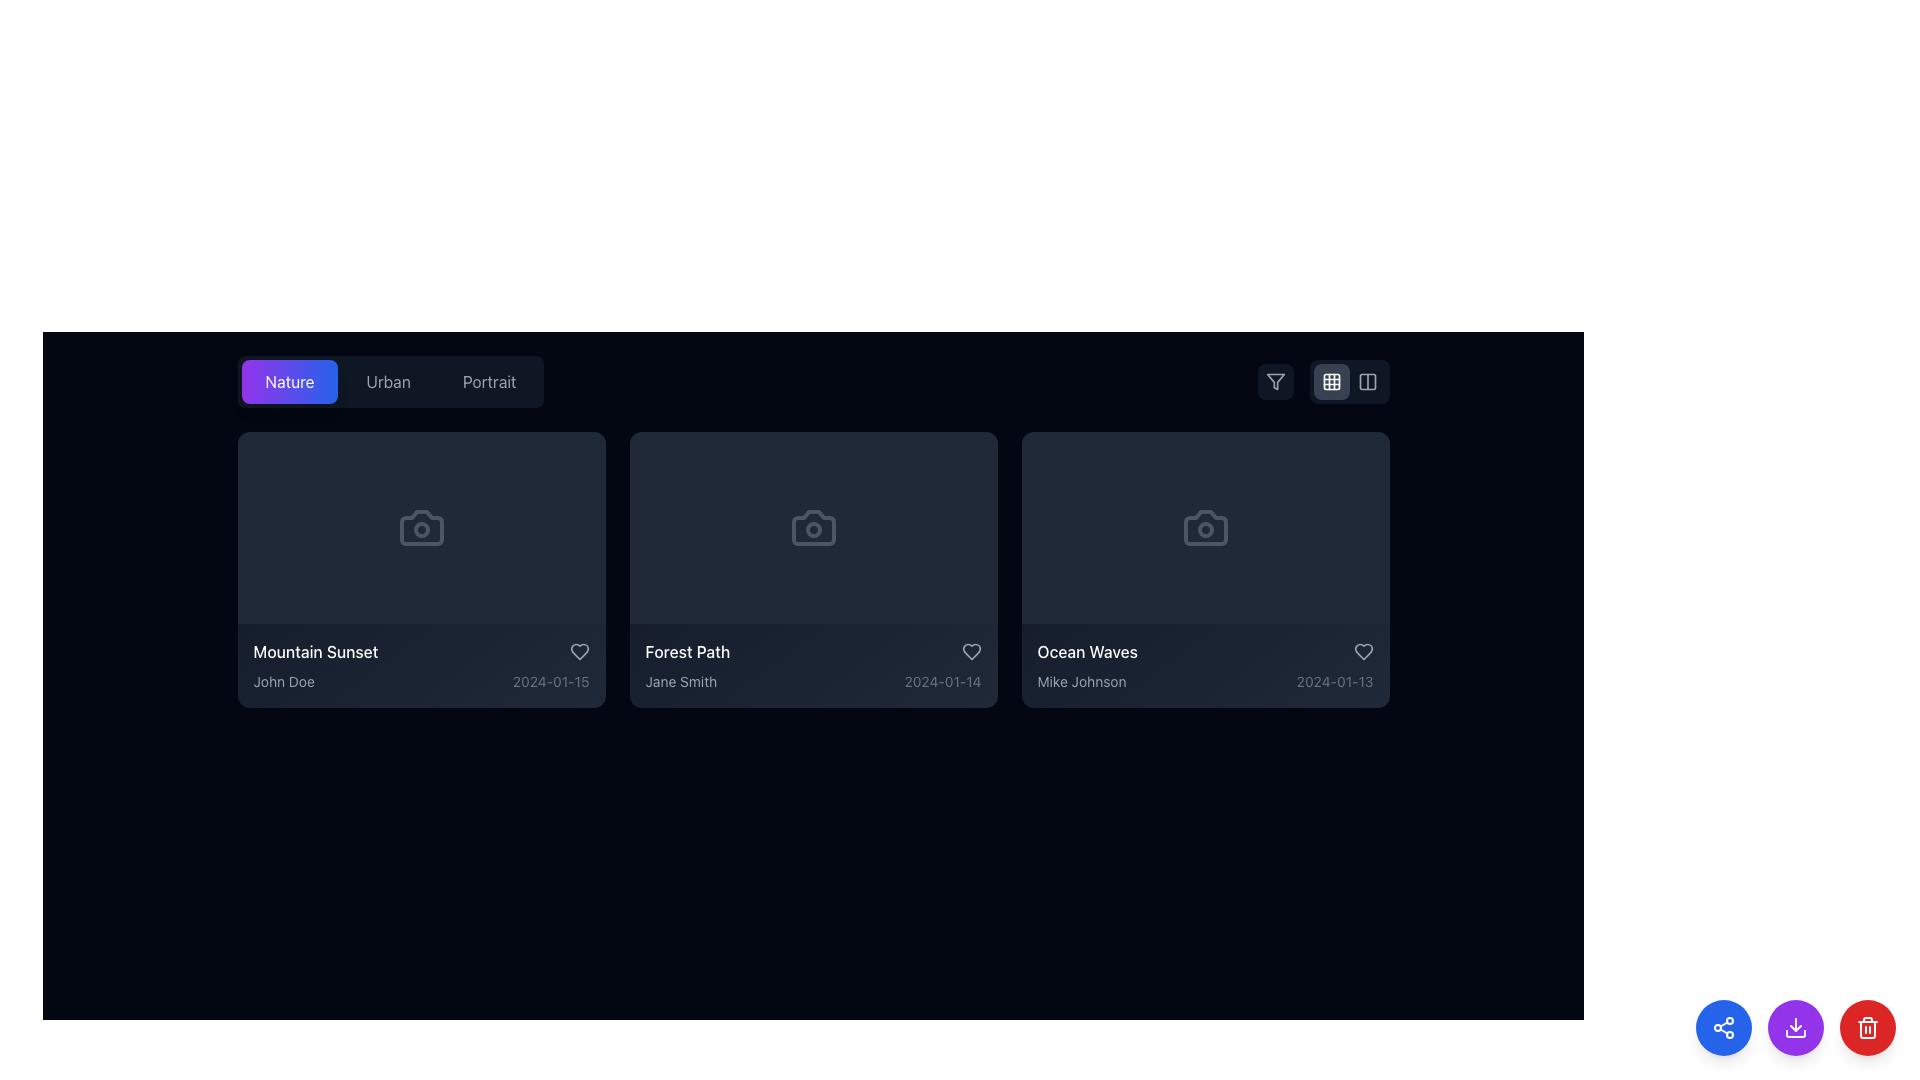 The image size is (1920, 1080). What do you see at coordinates (1331, 381) in the screenshot?
I see `the layout view switch button with a dark gray rounded background and white grid icon` at bounding box center [1331, 381].